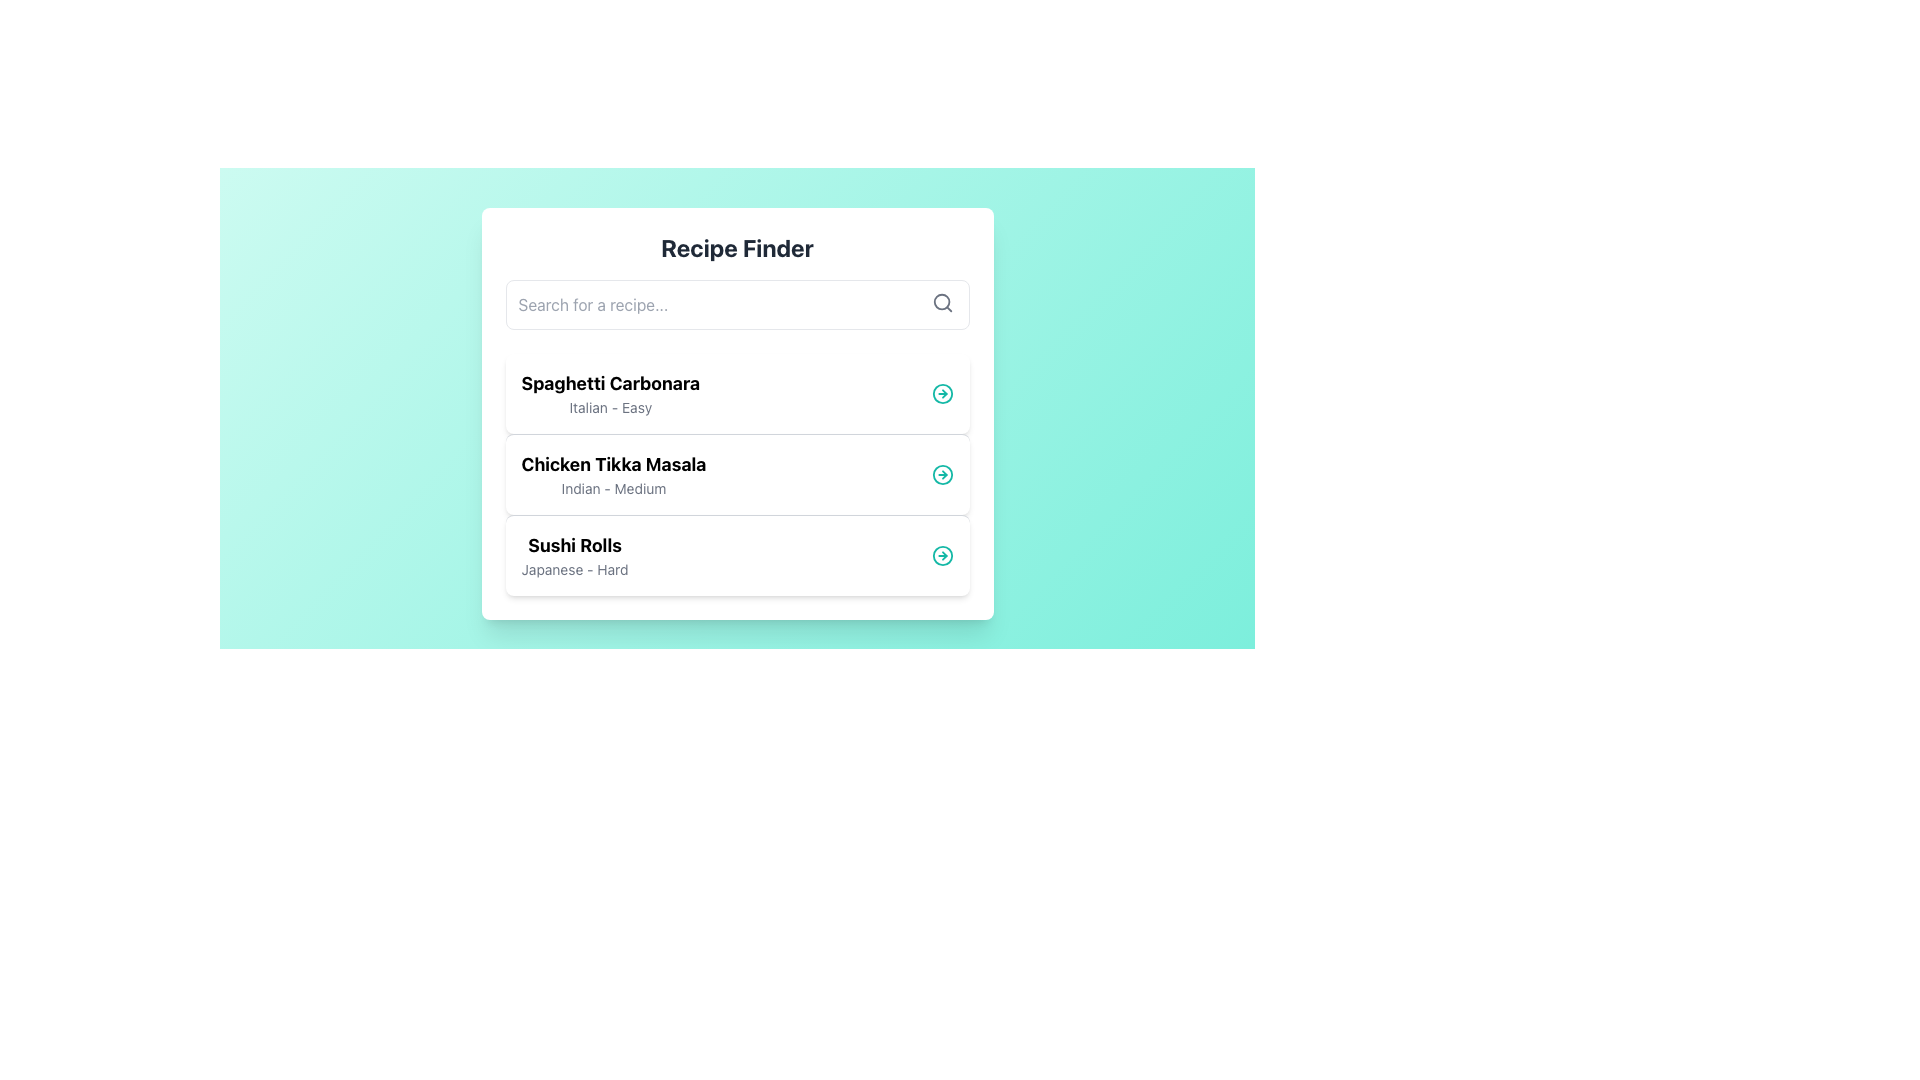  I want to click on the teal circular outline inside the icon for the 'Chicken Tikka Masala' list item, which is the second item in the vertically aligned list, so click(941, 474).